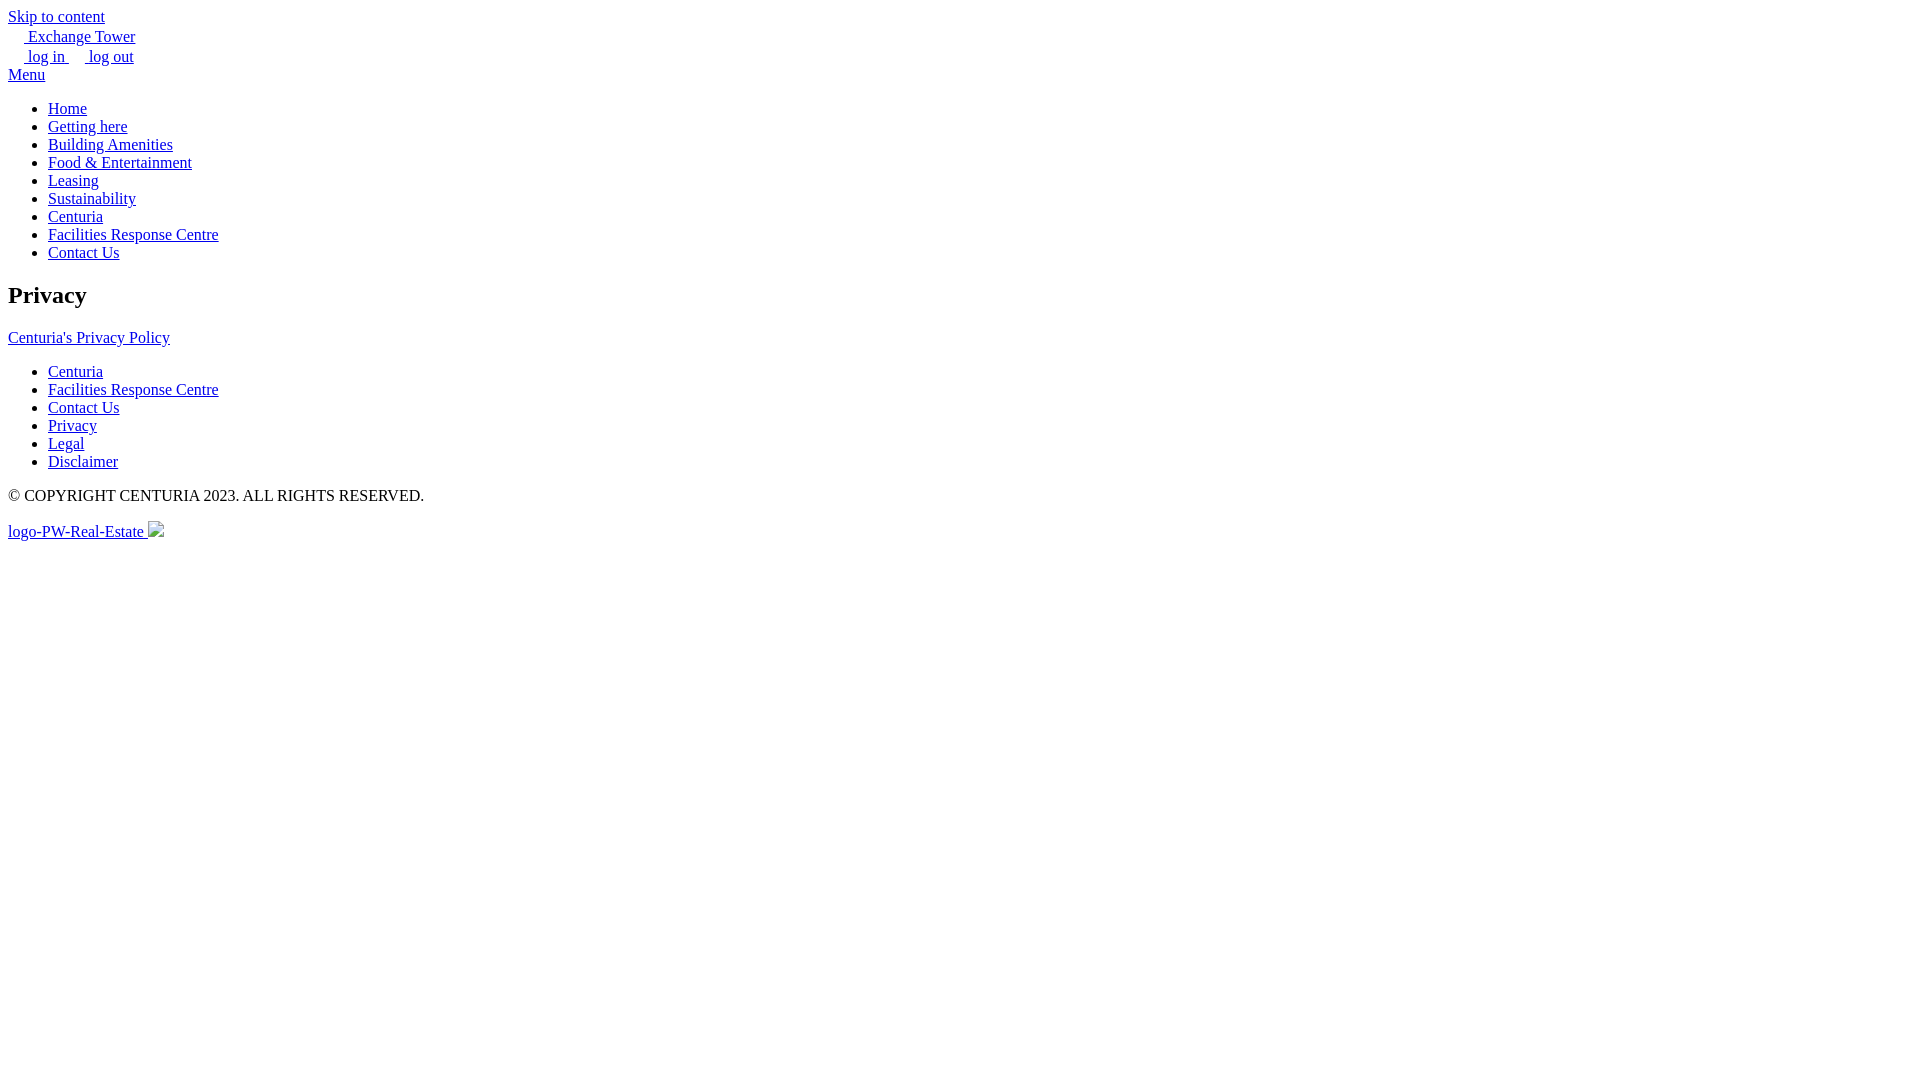 Image resolution: width=1920 pixels, height=1080 pixels. I want to click on 'Centuria's Privacy Policy', so click(88, 336).